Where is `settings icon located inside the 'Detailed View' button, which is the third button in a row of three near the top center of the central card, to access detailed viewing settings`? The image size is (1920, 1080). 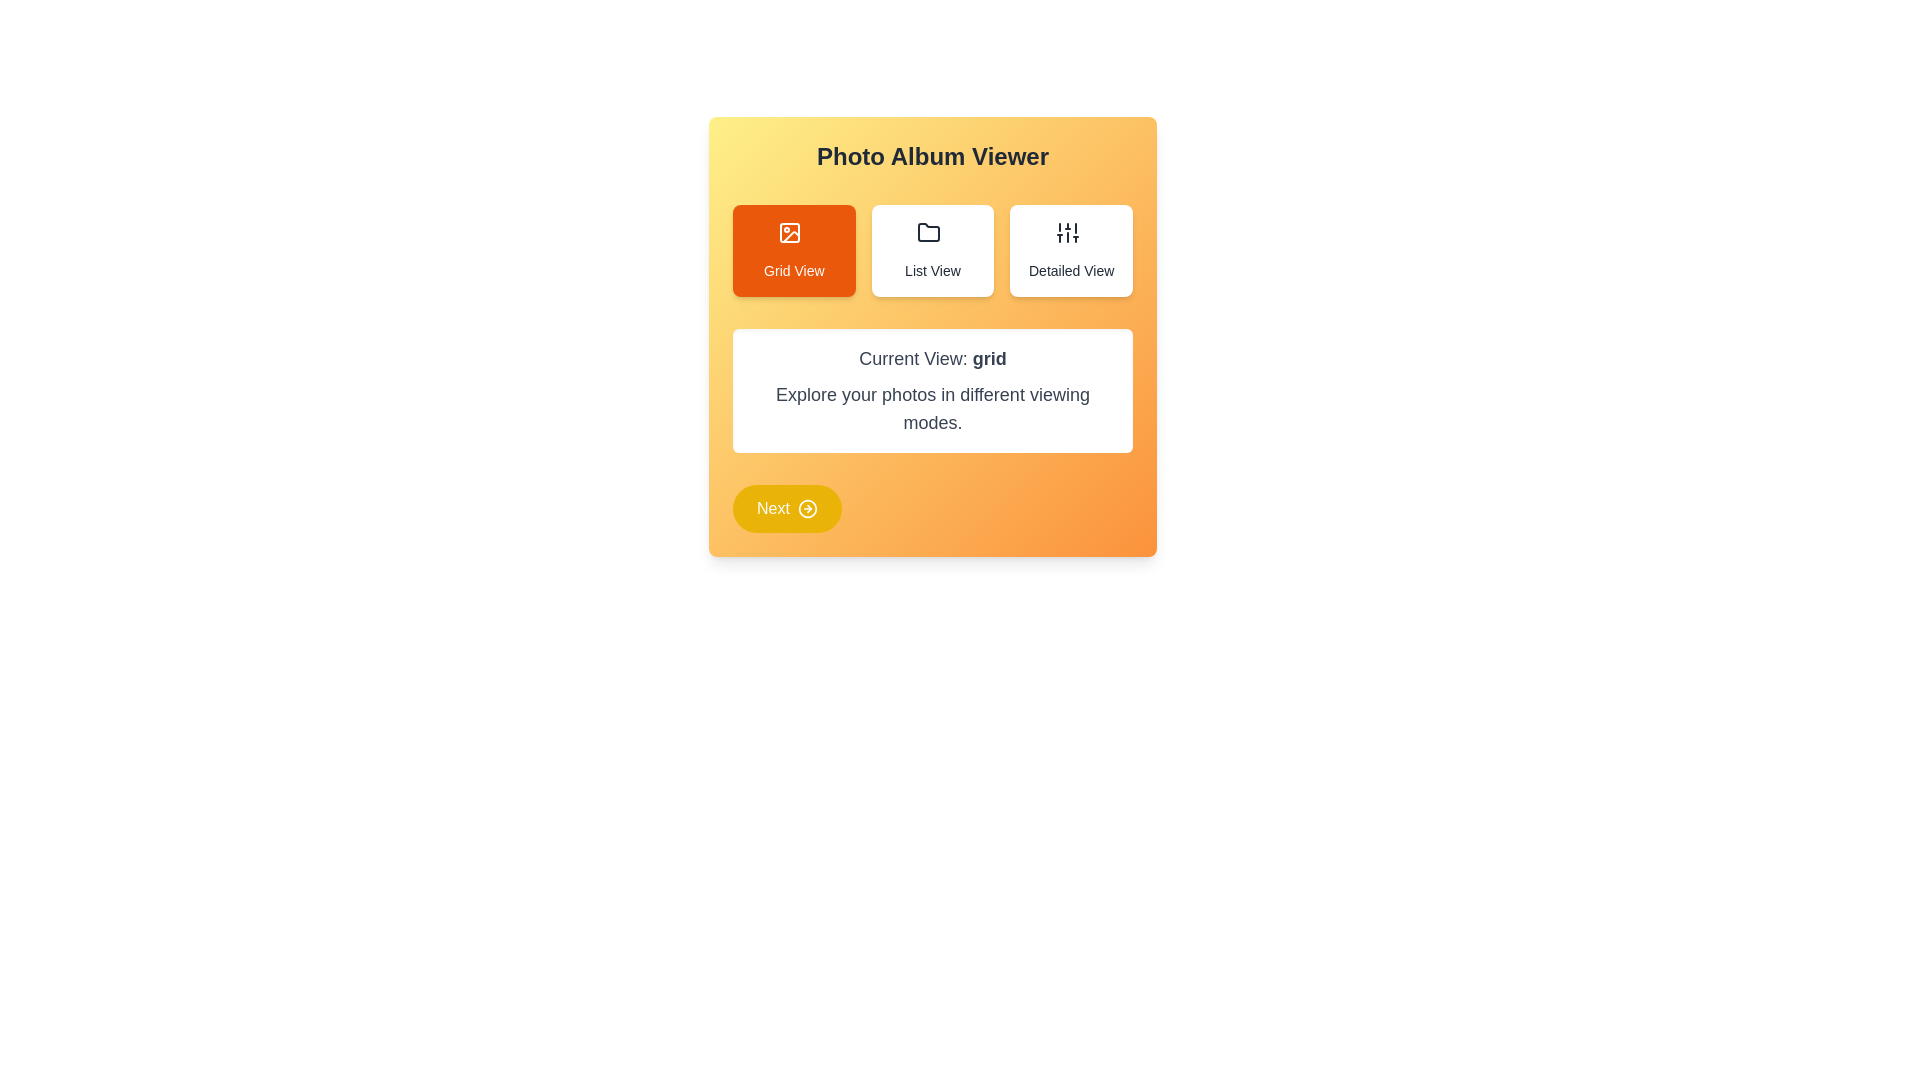 settings icon located inside the 'Detailed View' button, which is the third button in a row of three near the top center of the central card, to access detailed viewing settings is located at coordinates (1070, 235).